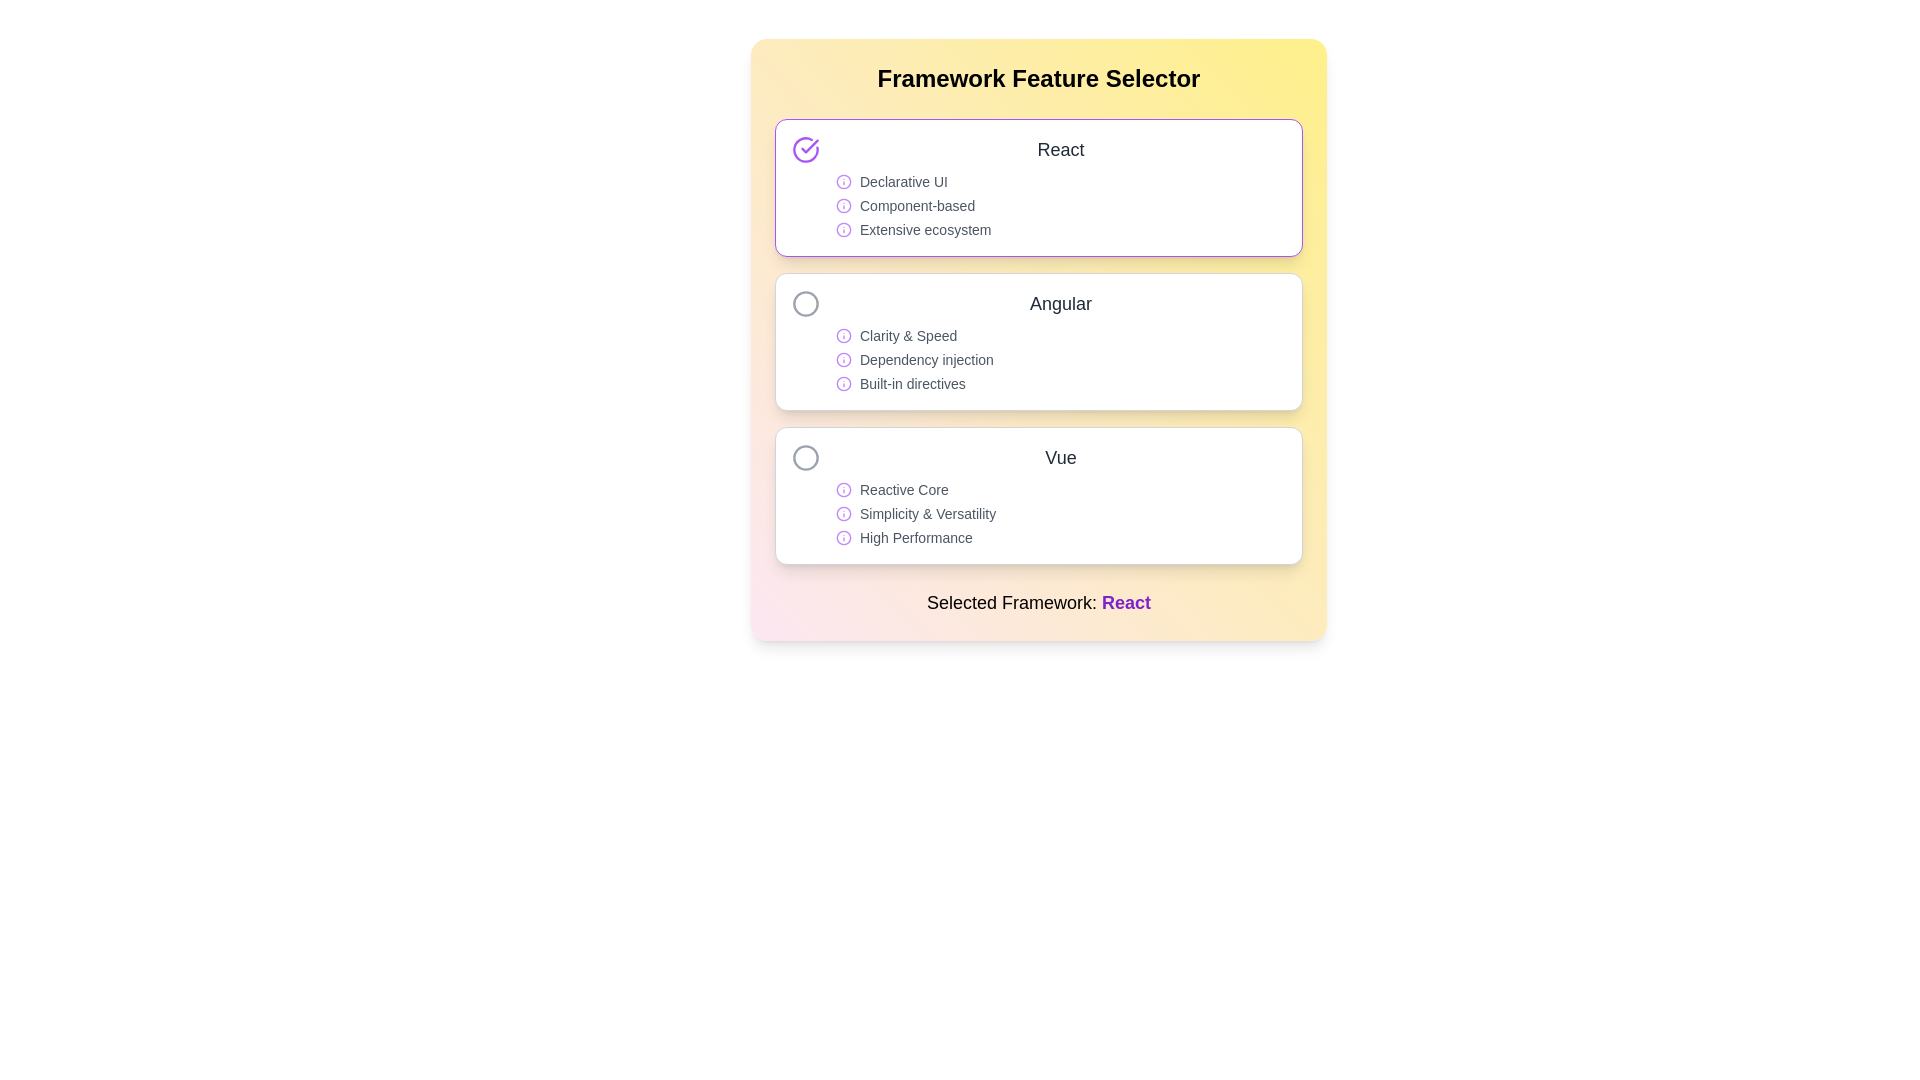 The height and width of the screenshot is (1080, 1920). Describe the element at coordinates (844, 334) in the screenshot. I see `the small circular purple icon with an 'i' inside, located before the text 'Clarity & Speed' in the 'Angular' section` at that location.